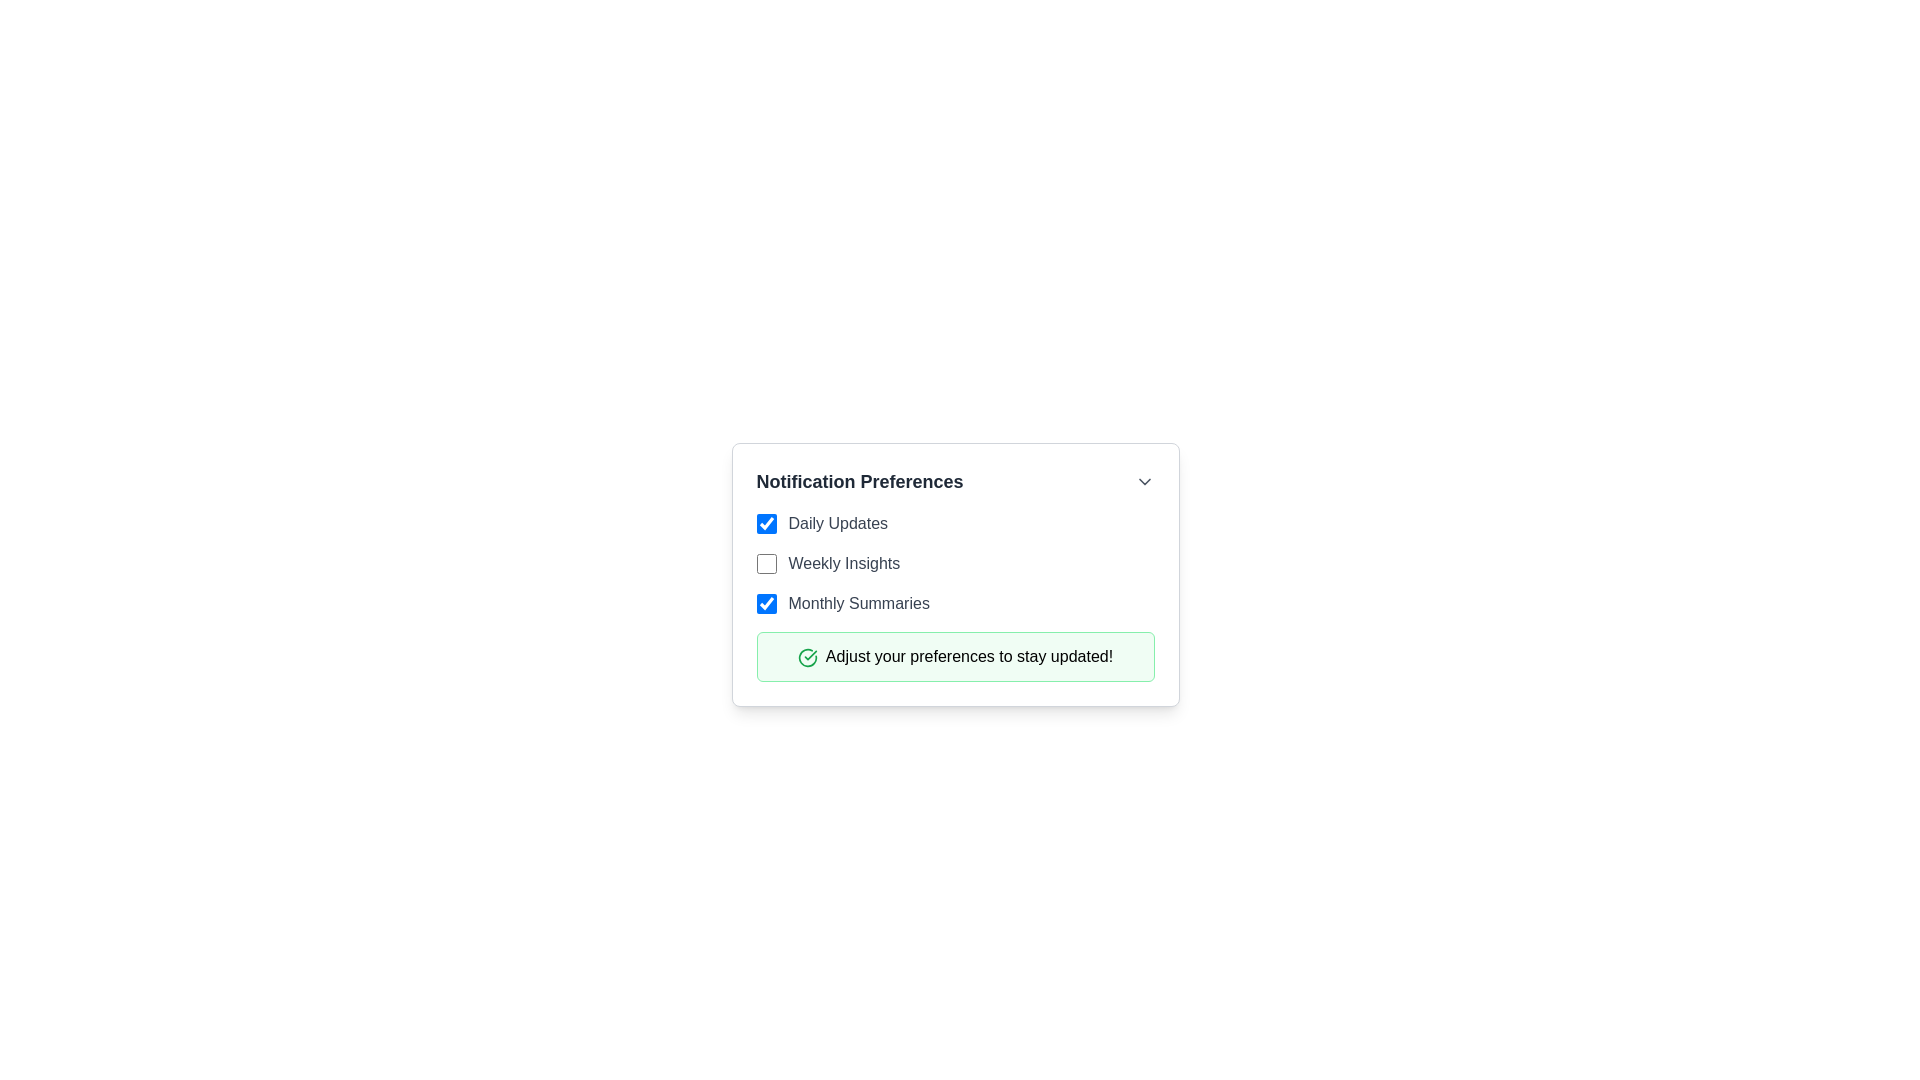 This screenshot has width=1920, height=1080. Describe the element at coordinates (954, 563) in the screenshot. I see `the checkbox for 'Weekly Insights' under the 'Notification Preferences' section` at that location.